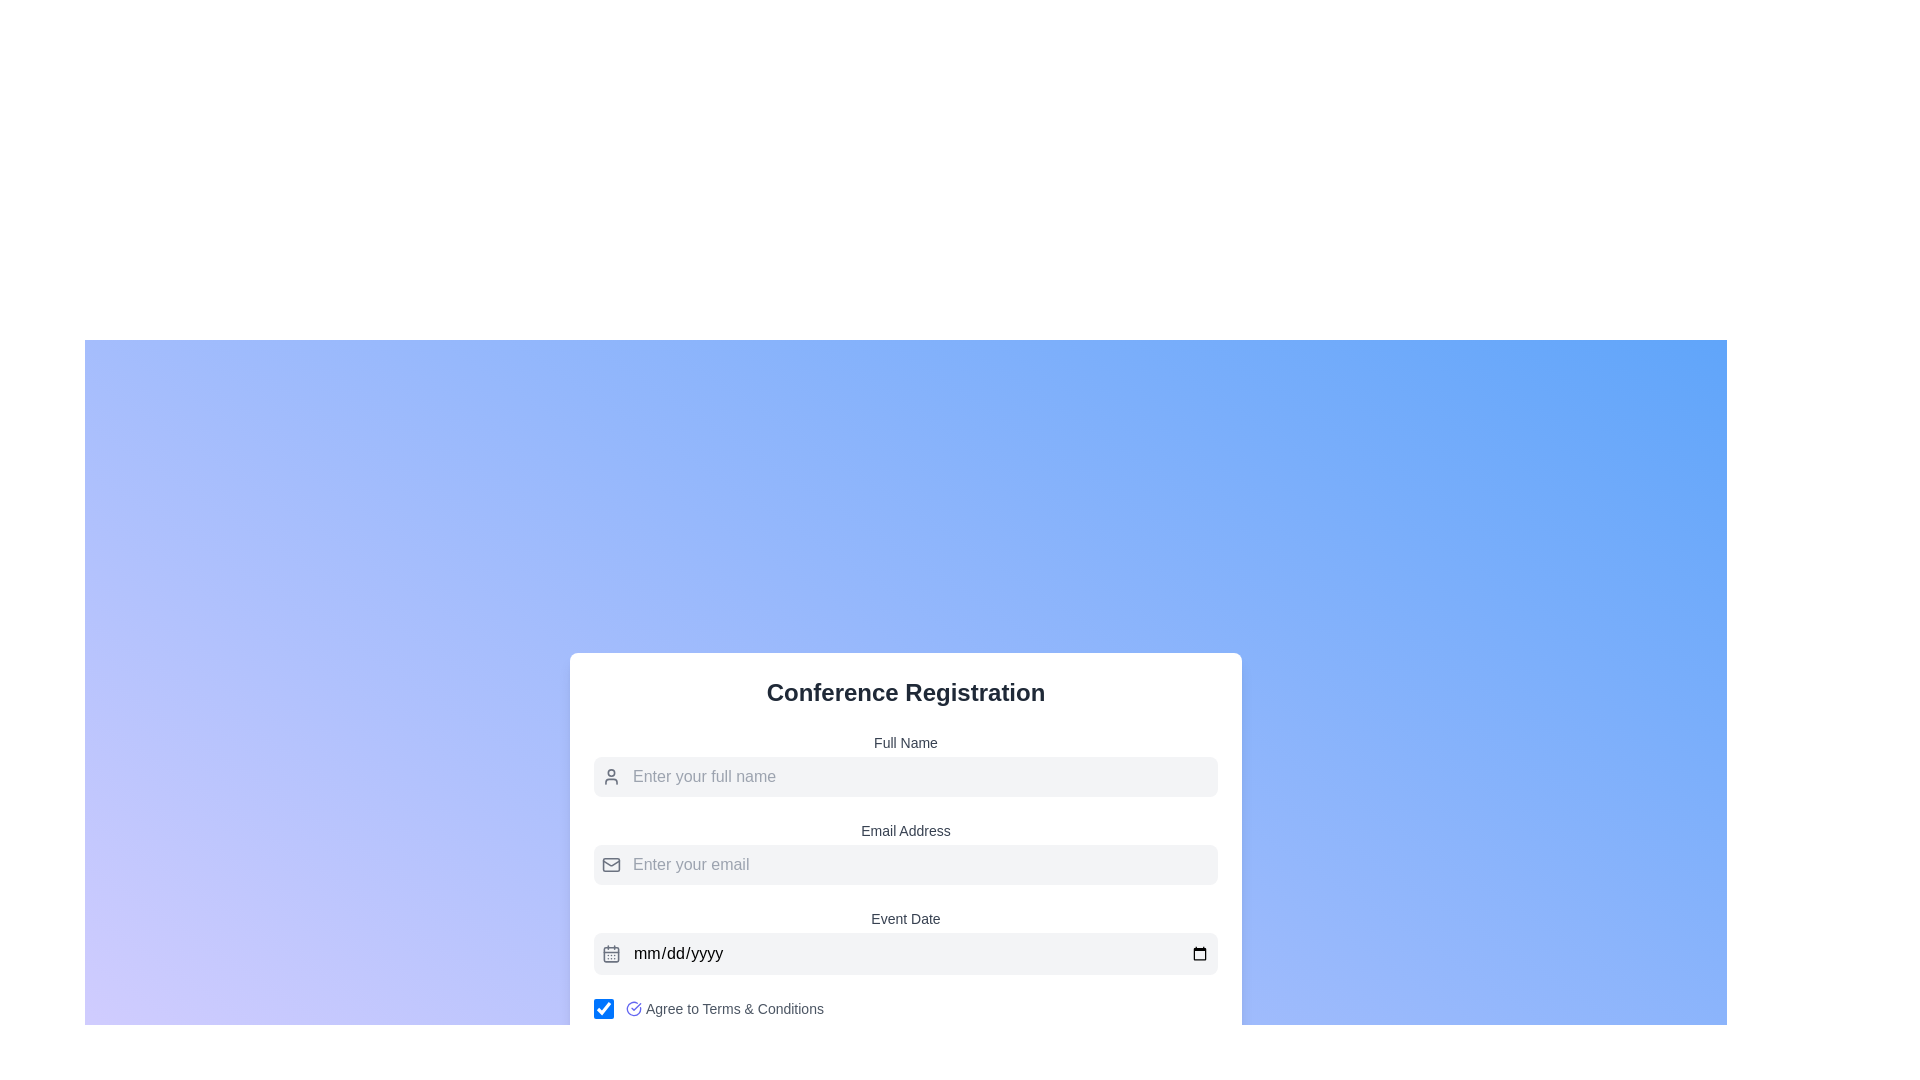 Image resolution: width=1920 pixels, height=1080 pixels. What do you see at coordinates (610, 863) in the screenshot?
I see `the envelope icon located to the left of the 'Enter your email' input field, which is rendered in a minimalist outline style with a gray color tone` at bounding box center [610, 863].